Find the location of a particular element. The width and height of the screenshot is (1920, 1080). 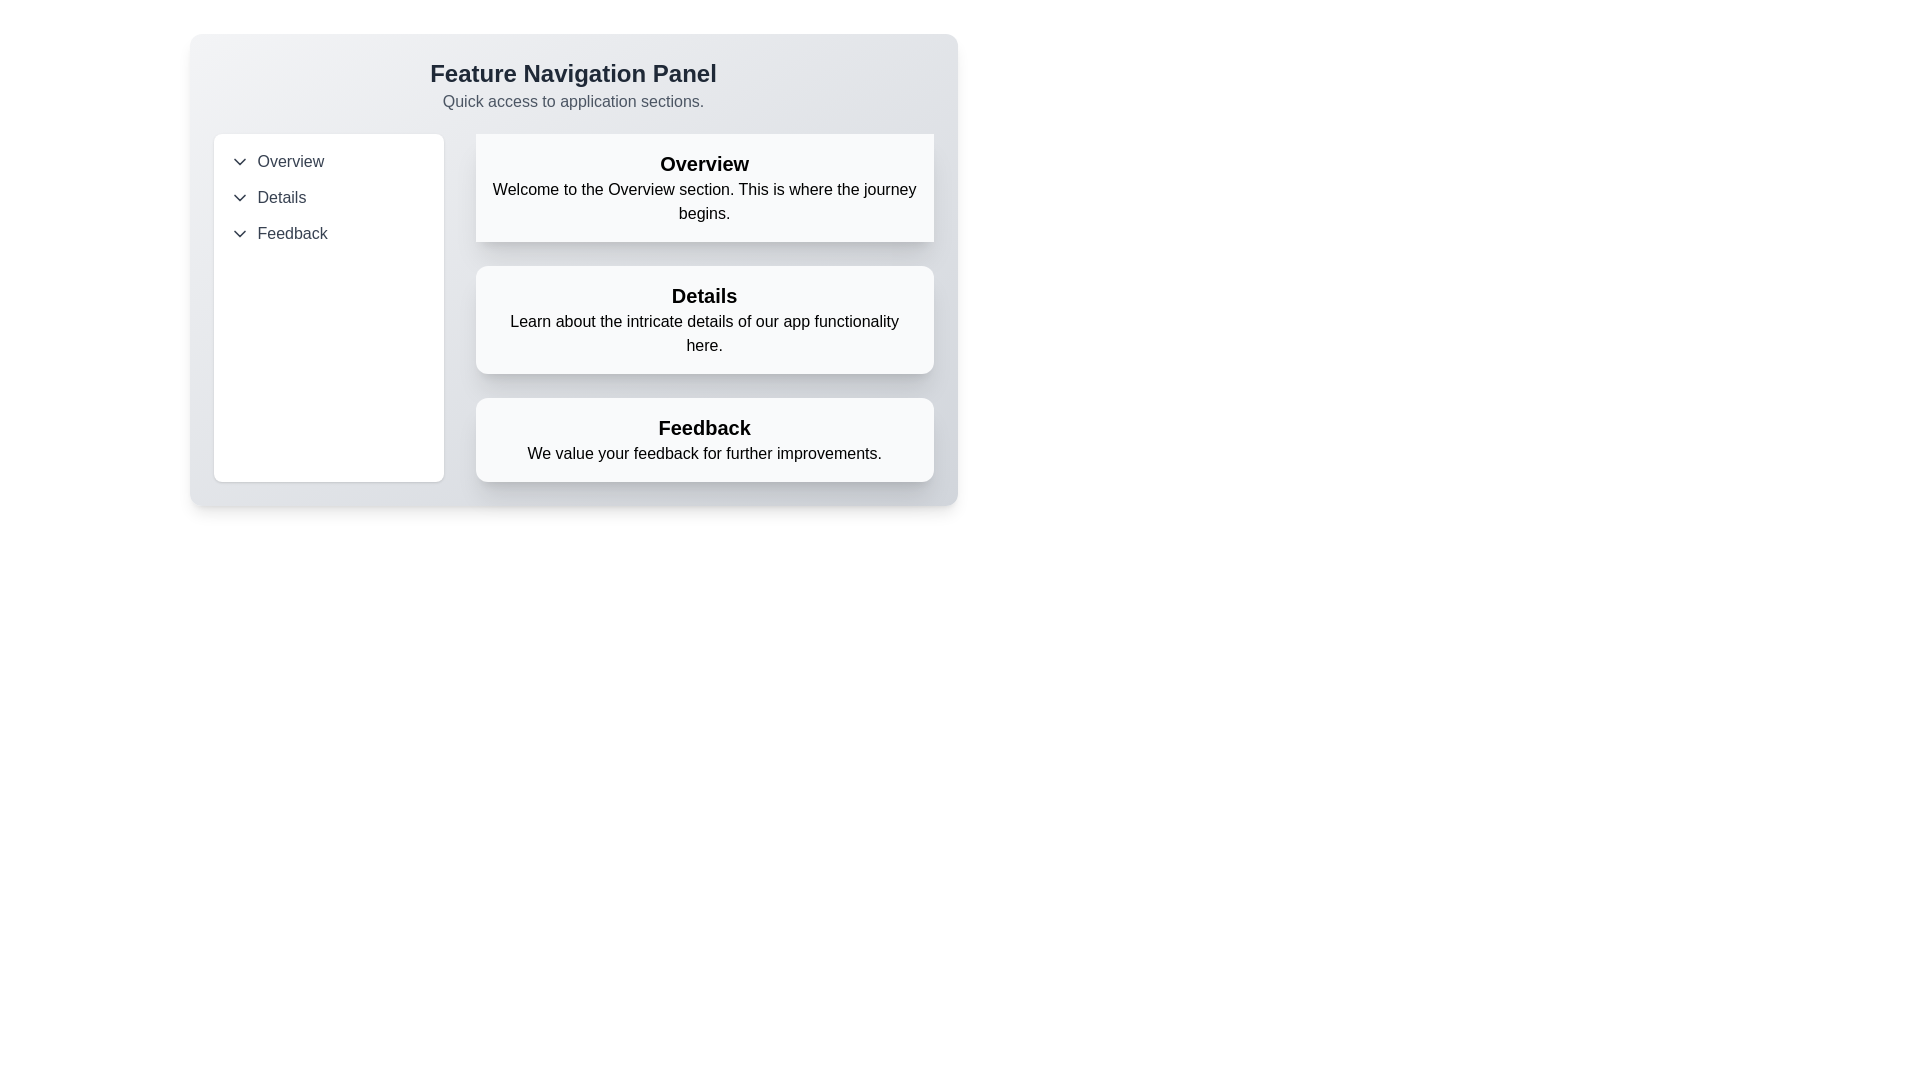

the label displaying 'Welcome to the Overview section. This is where the journey begins.' which is located beneath the 'Overview' heading in the rectangular card is located at coordinates (704, 201).